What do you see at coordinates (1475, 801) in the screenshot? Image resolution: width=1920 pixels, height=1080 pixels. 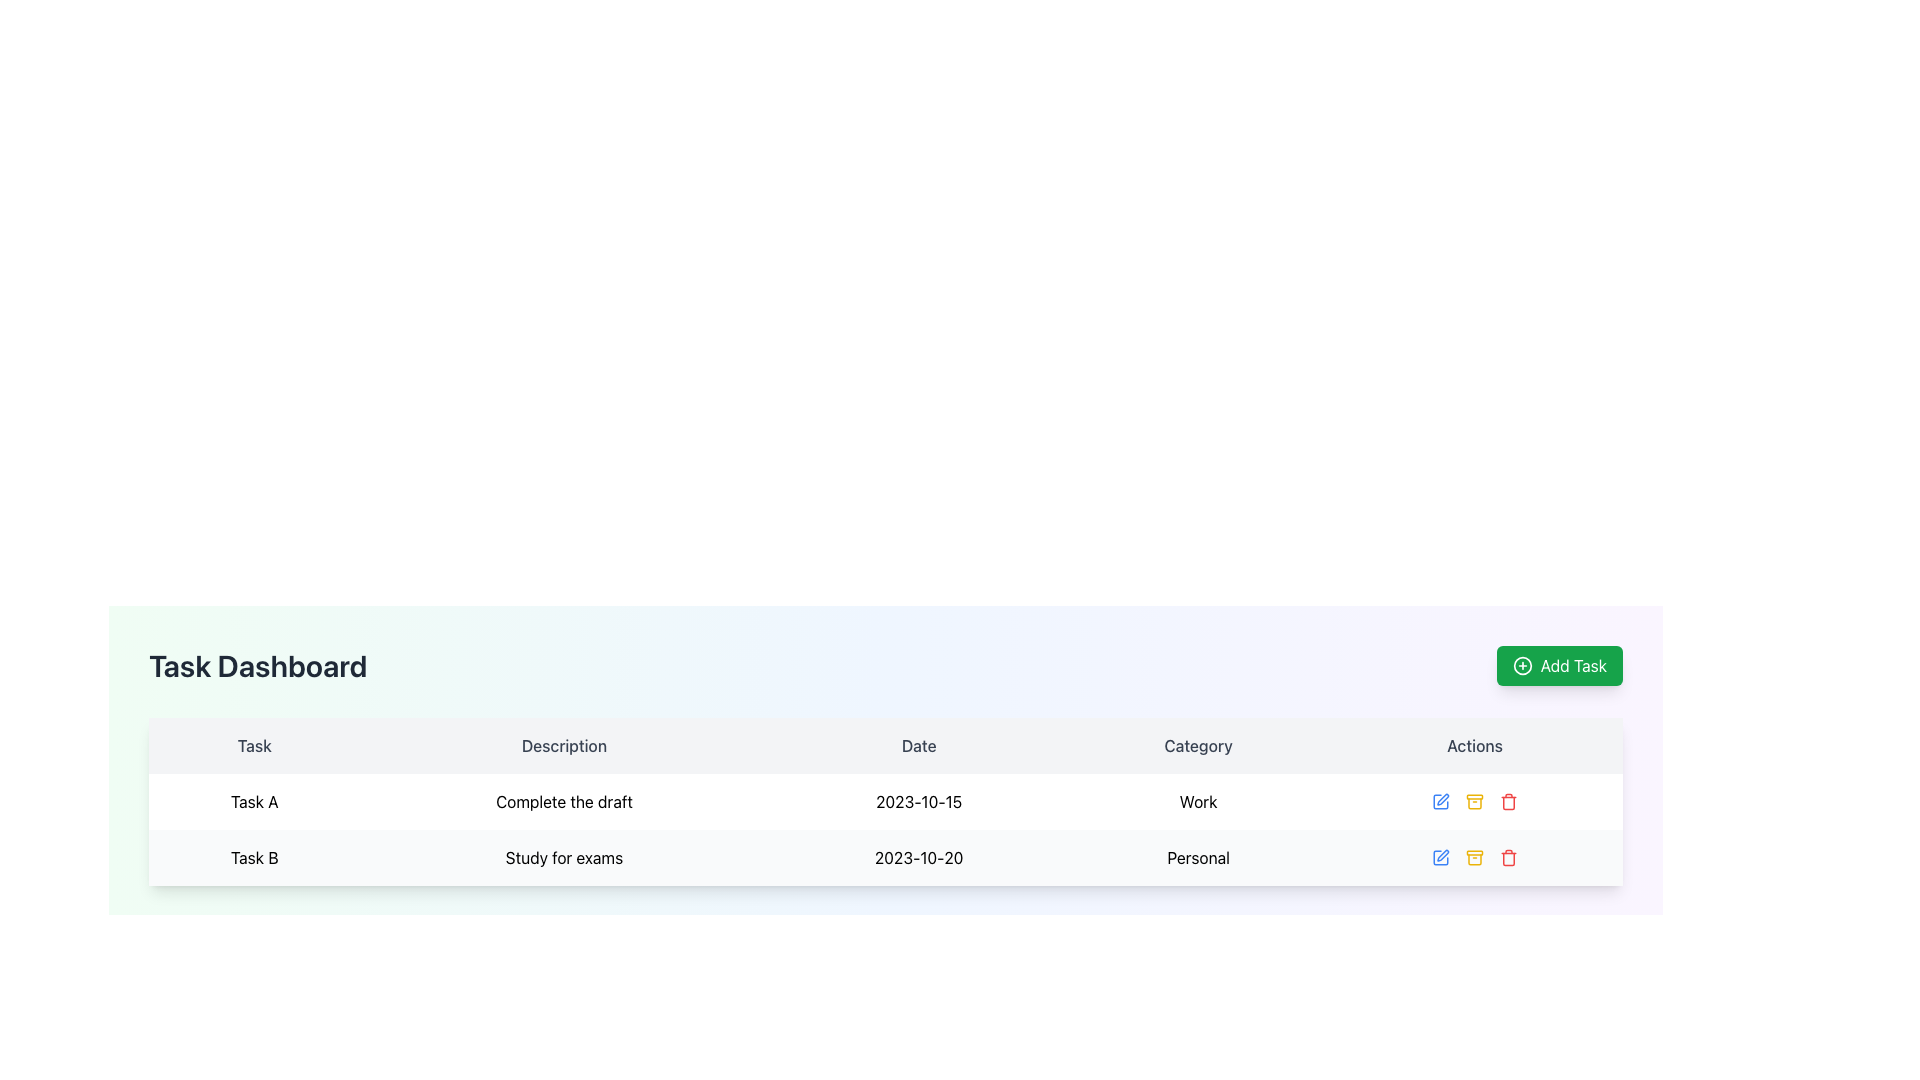 I see `the Action buttons group for 'Task A' to navigate through the edit, archive, and delete icons` at bounding box center [1475, 801].